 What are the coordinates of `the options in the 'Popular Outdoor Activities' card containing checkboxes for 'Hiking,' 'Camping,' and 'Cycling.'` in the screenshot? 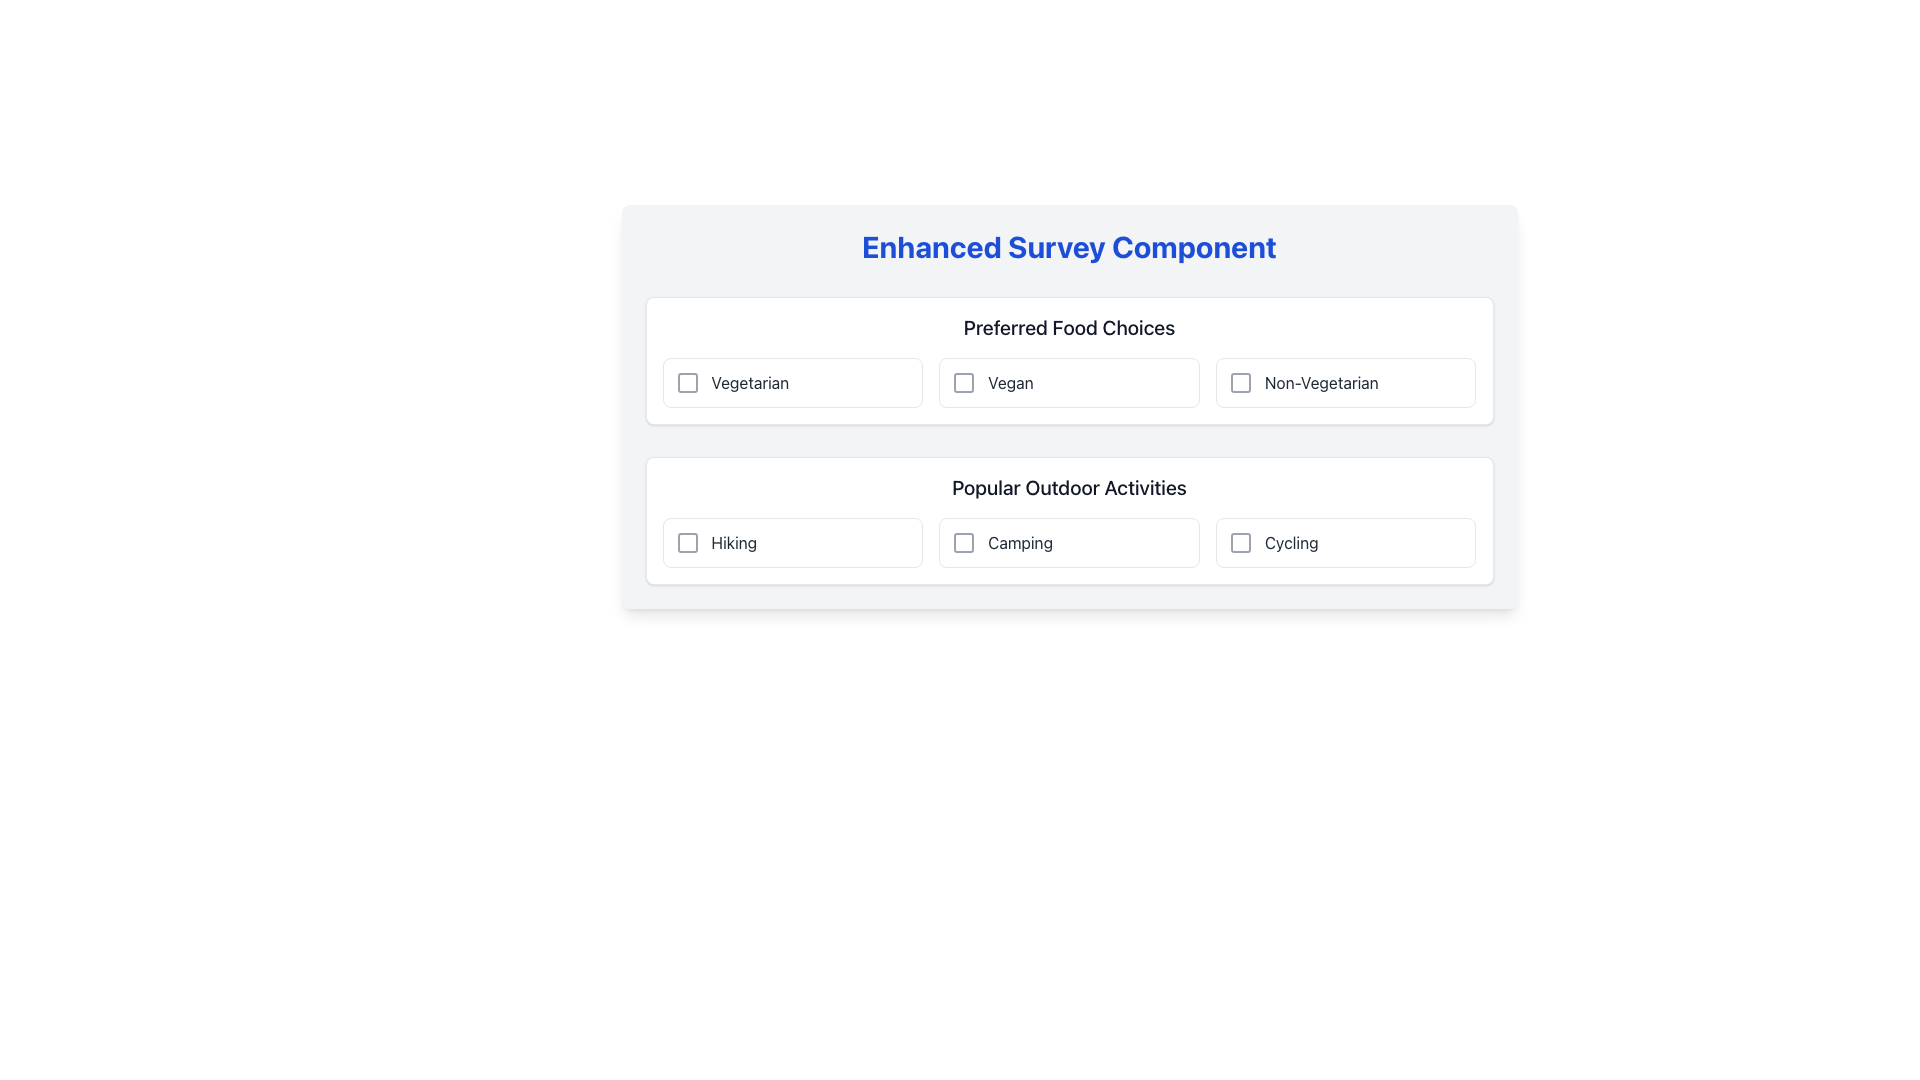 It's located at (1068, 519).